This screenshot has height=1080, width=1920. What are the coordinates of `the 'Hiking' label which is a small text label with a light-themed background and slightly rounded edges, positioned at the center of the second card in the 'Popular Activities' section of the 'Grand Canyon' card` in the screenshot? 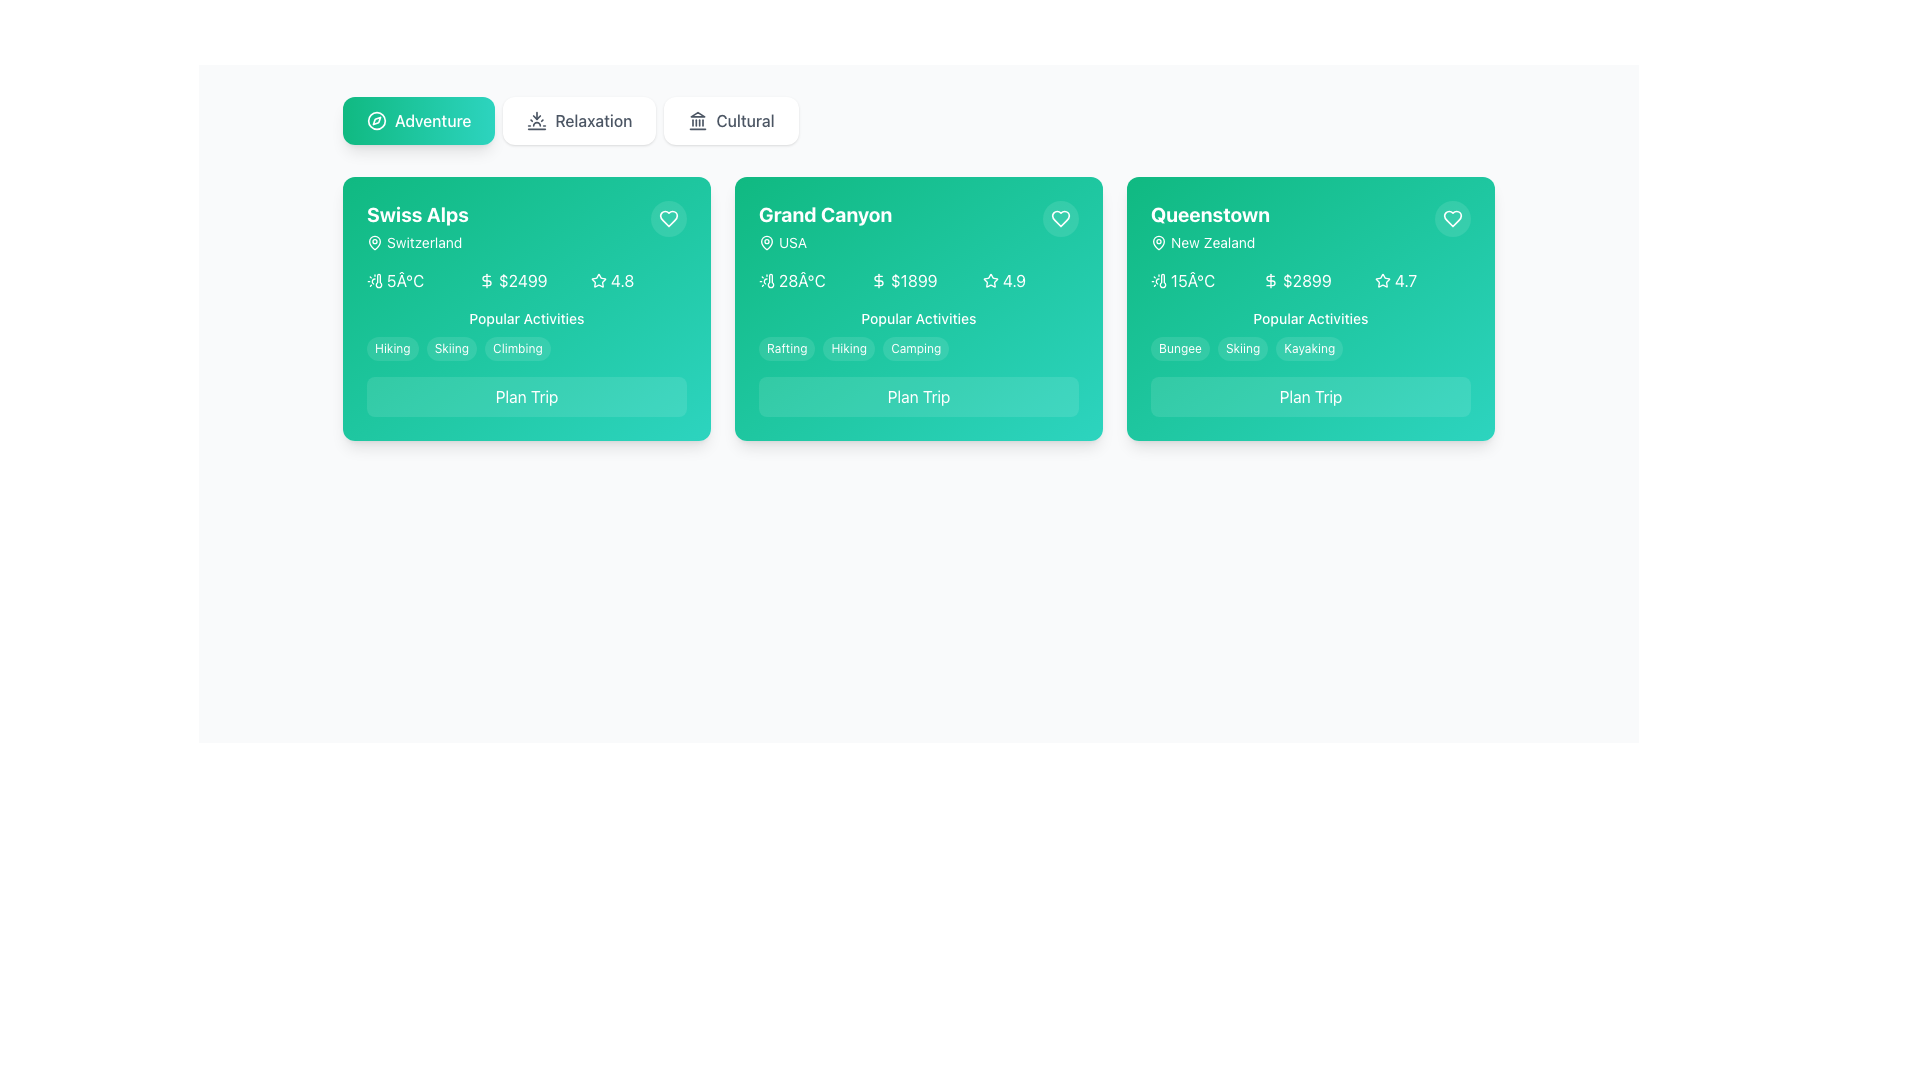 It's located at (849, 347).